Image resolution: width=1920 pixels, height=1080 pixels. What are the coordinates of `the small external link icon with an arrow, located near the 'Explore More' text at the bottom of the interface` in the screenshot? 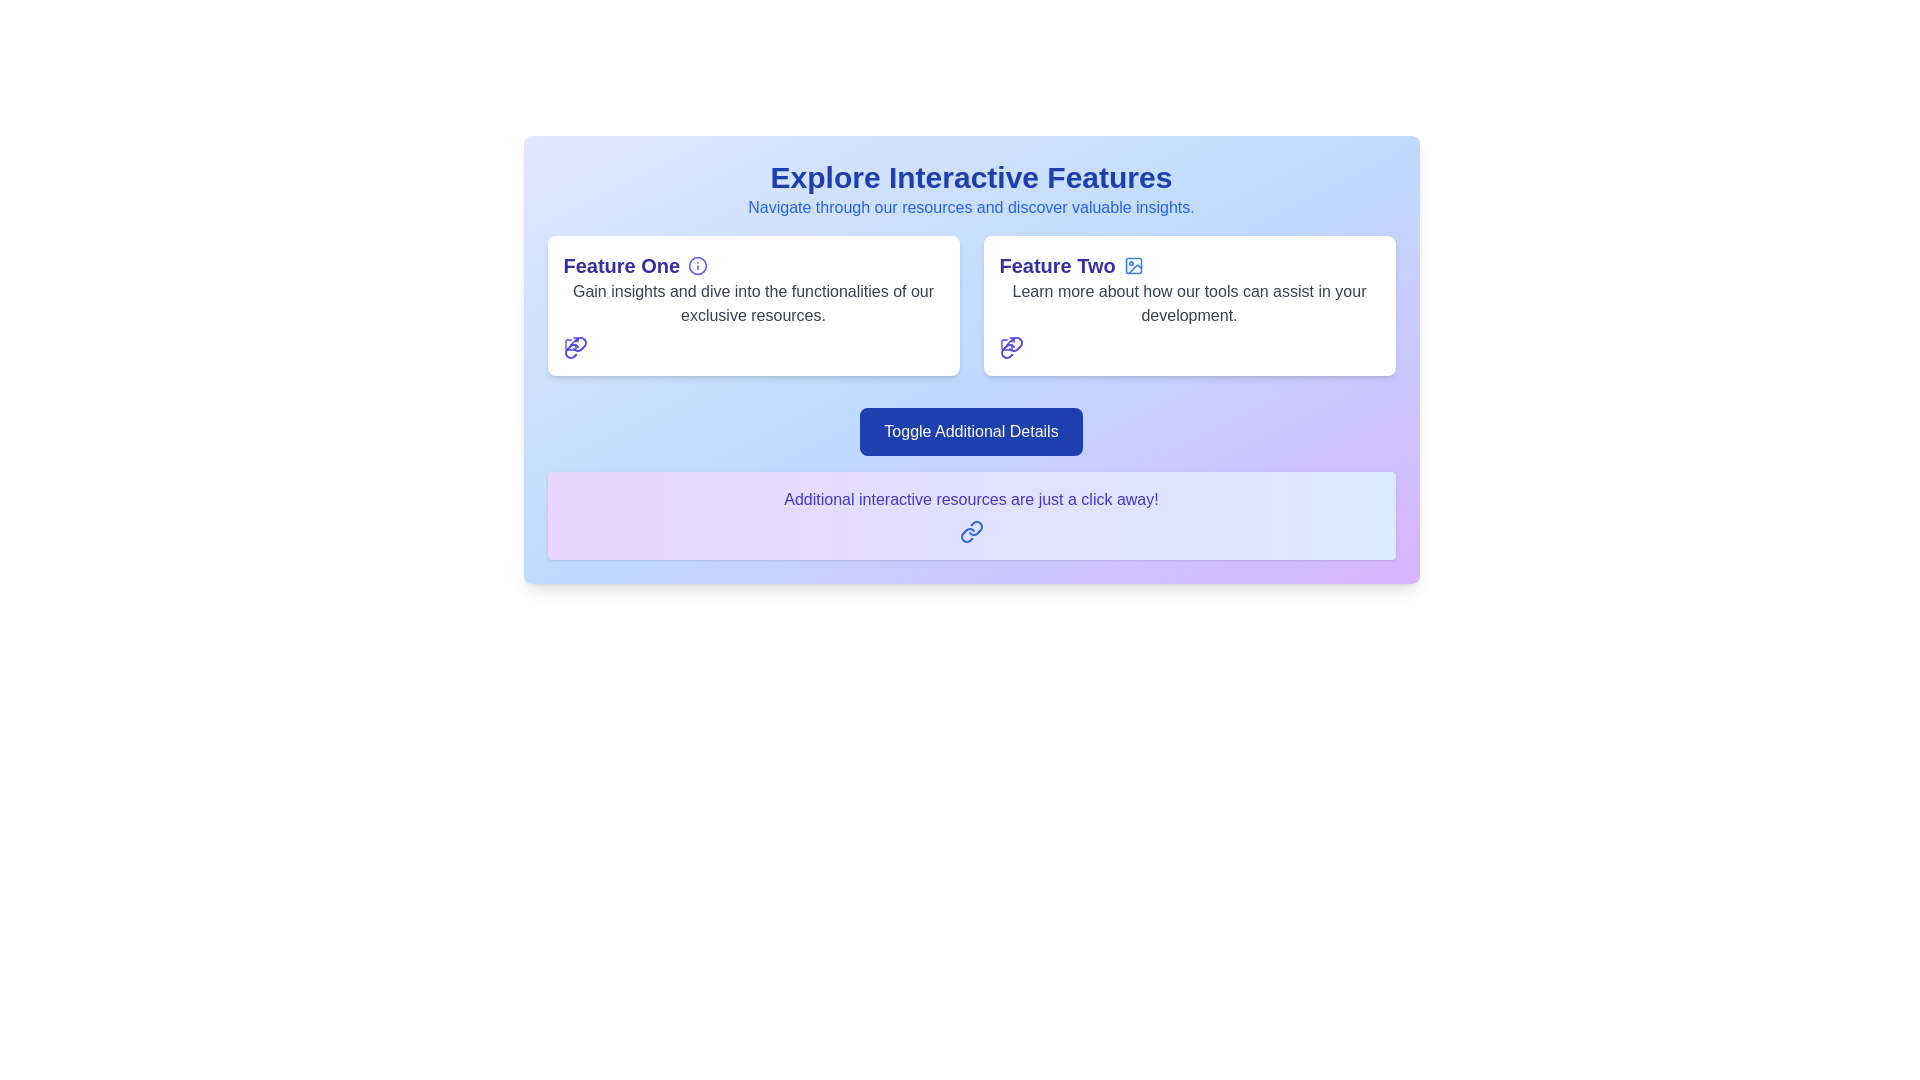 It's located at (1007, 342).